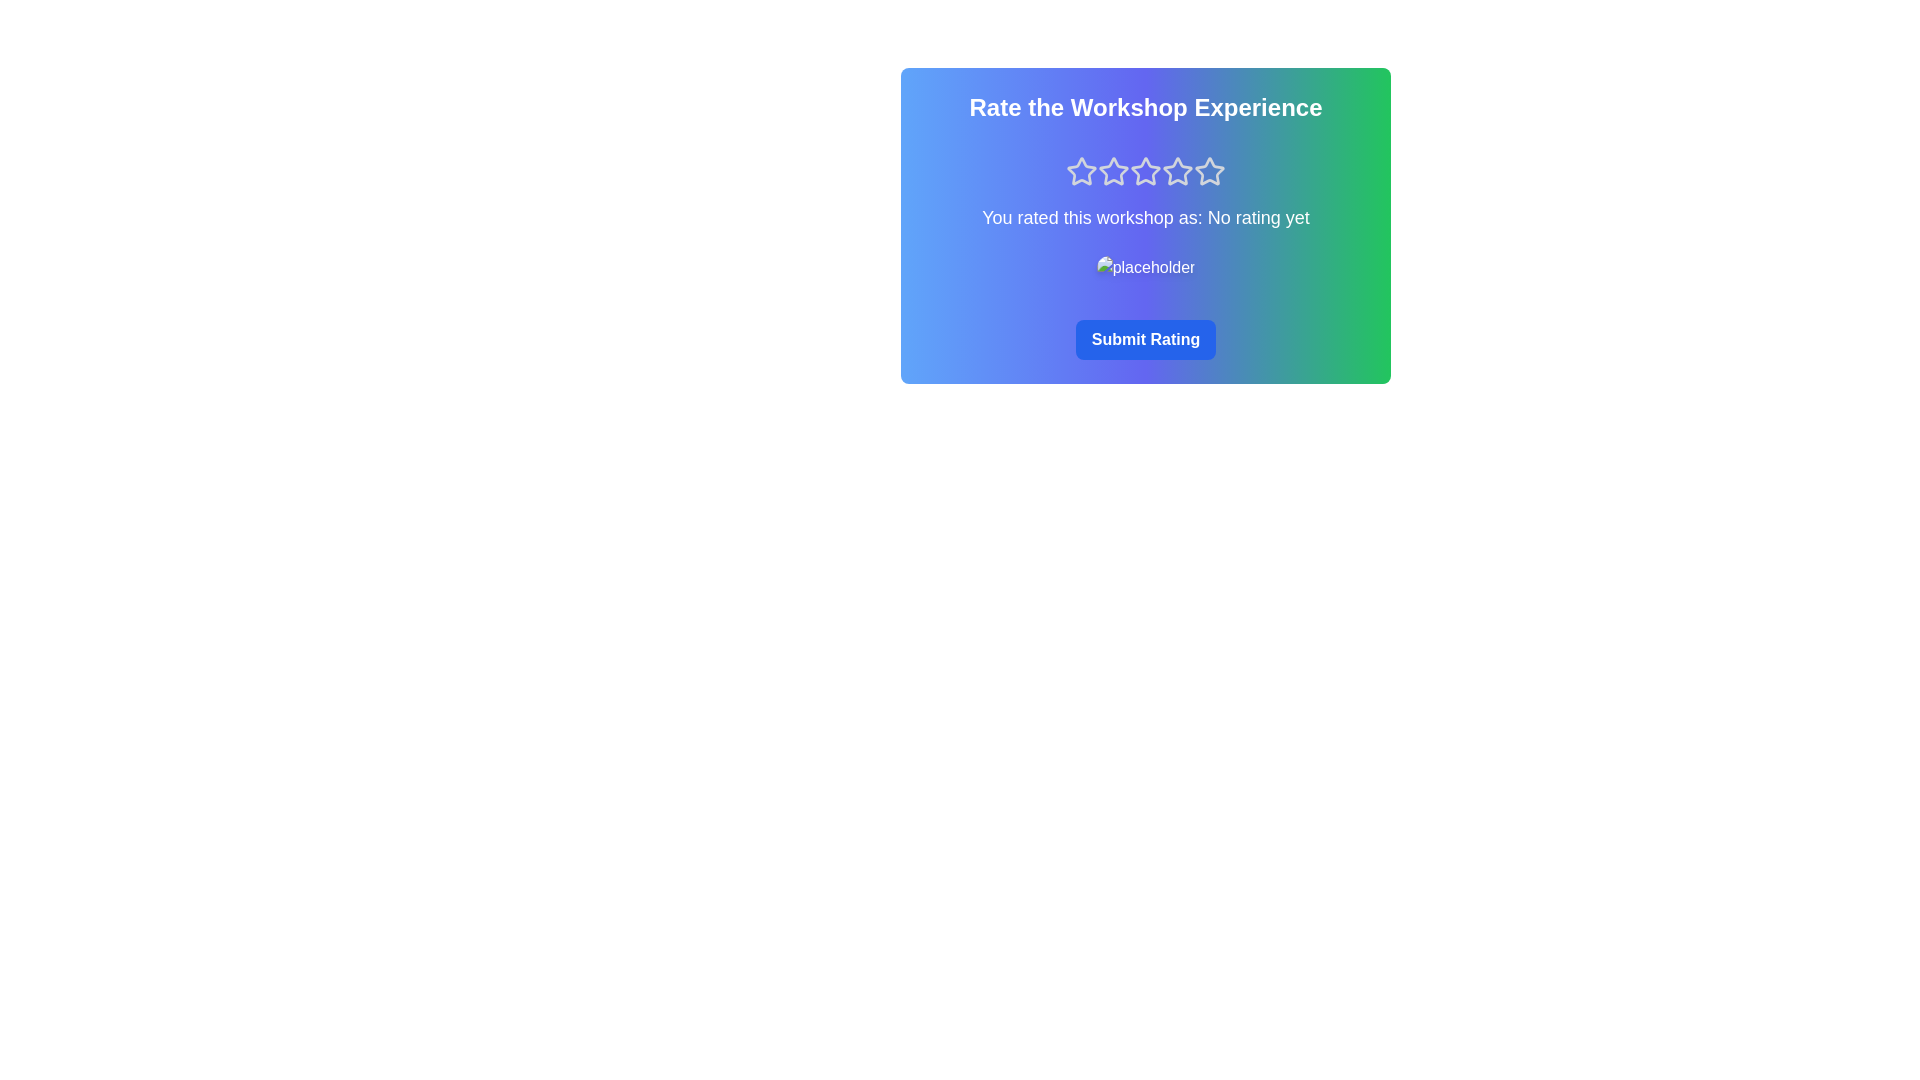  What do you see at coordinates (1080, 171) in the screenshot?
I see `the star corresponding to 1 stars to preview the rating` at bounding box center [1080, 171].